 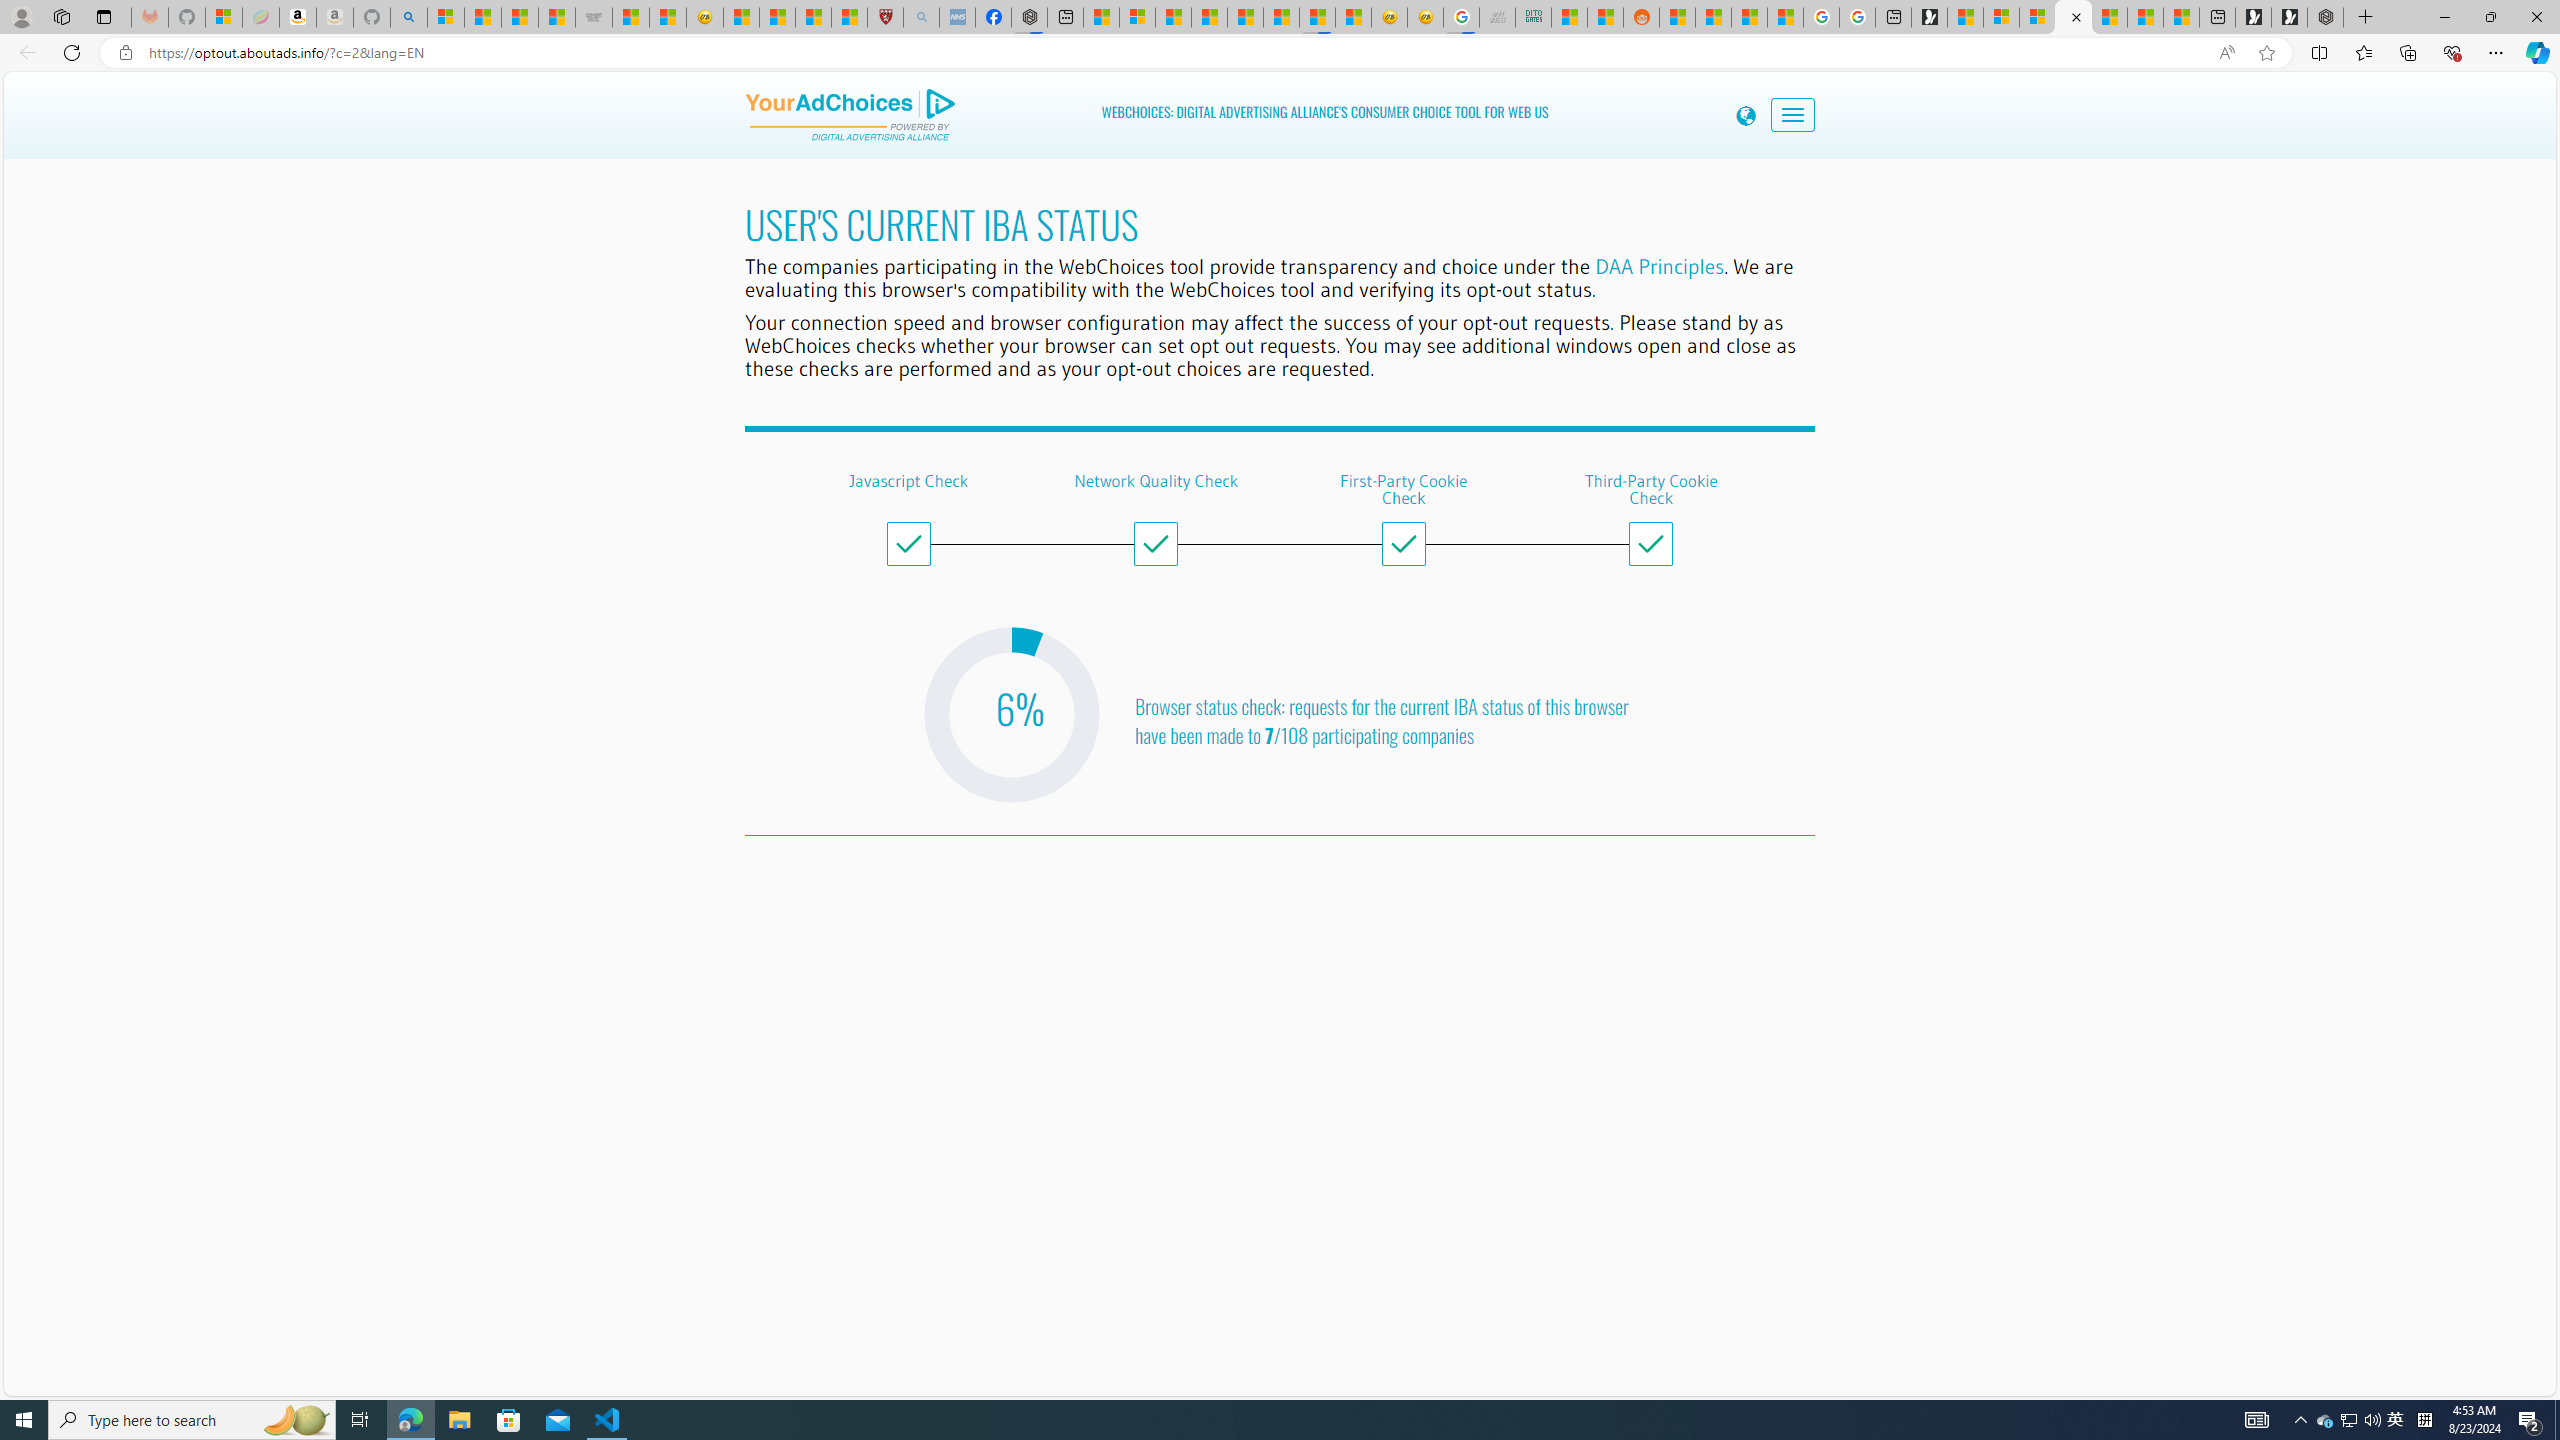 What do you see at coordinates (848, 114) in the screenshot?
I see `'DAA Logo'` at bounding box center [848, 114].